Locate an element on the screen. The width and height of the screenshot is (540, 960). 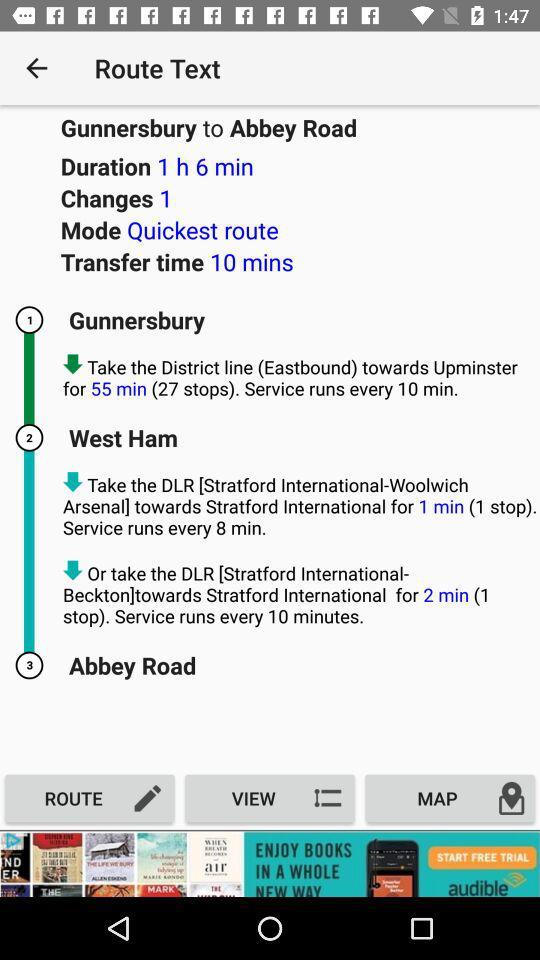
the option beside view is located at coordinates (449, 798).